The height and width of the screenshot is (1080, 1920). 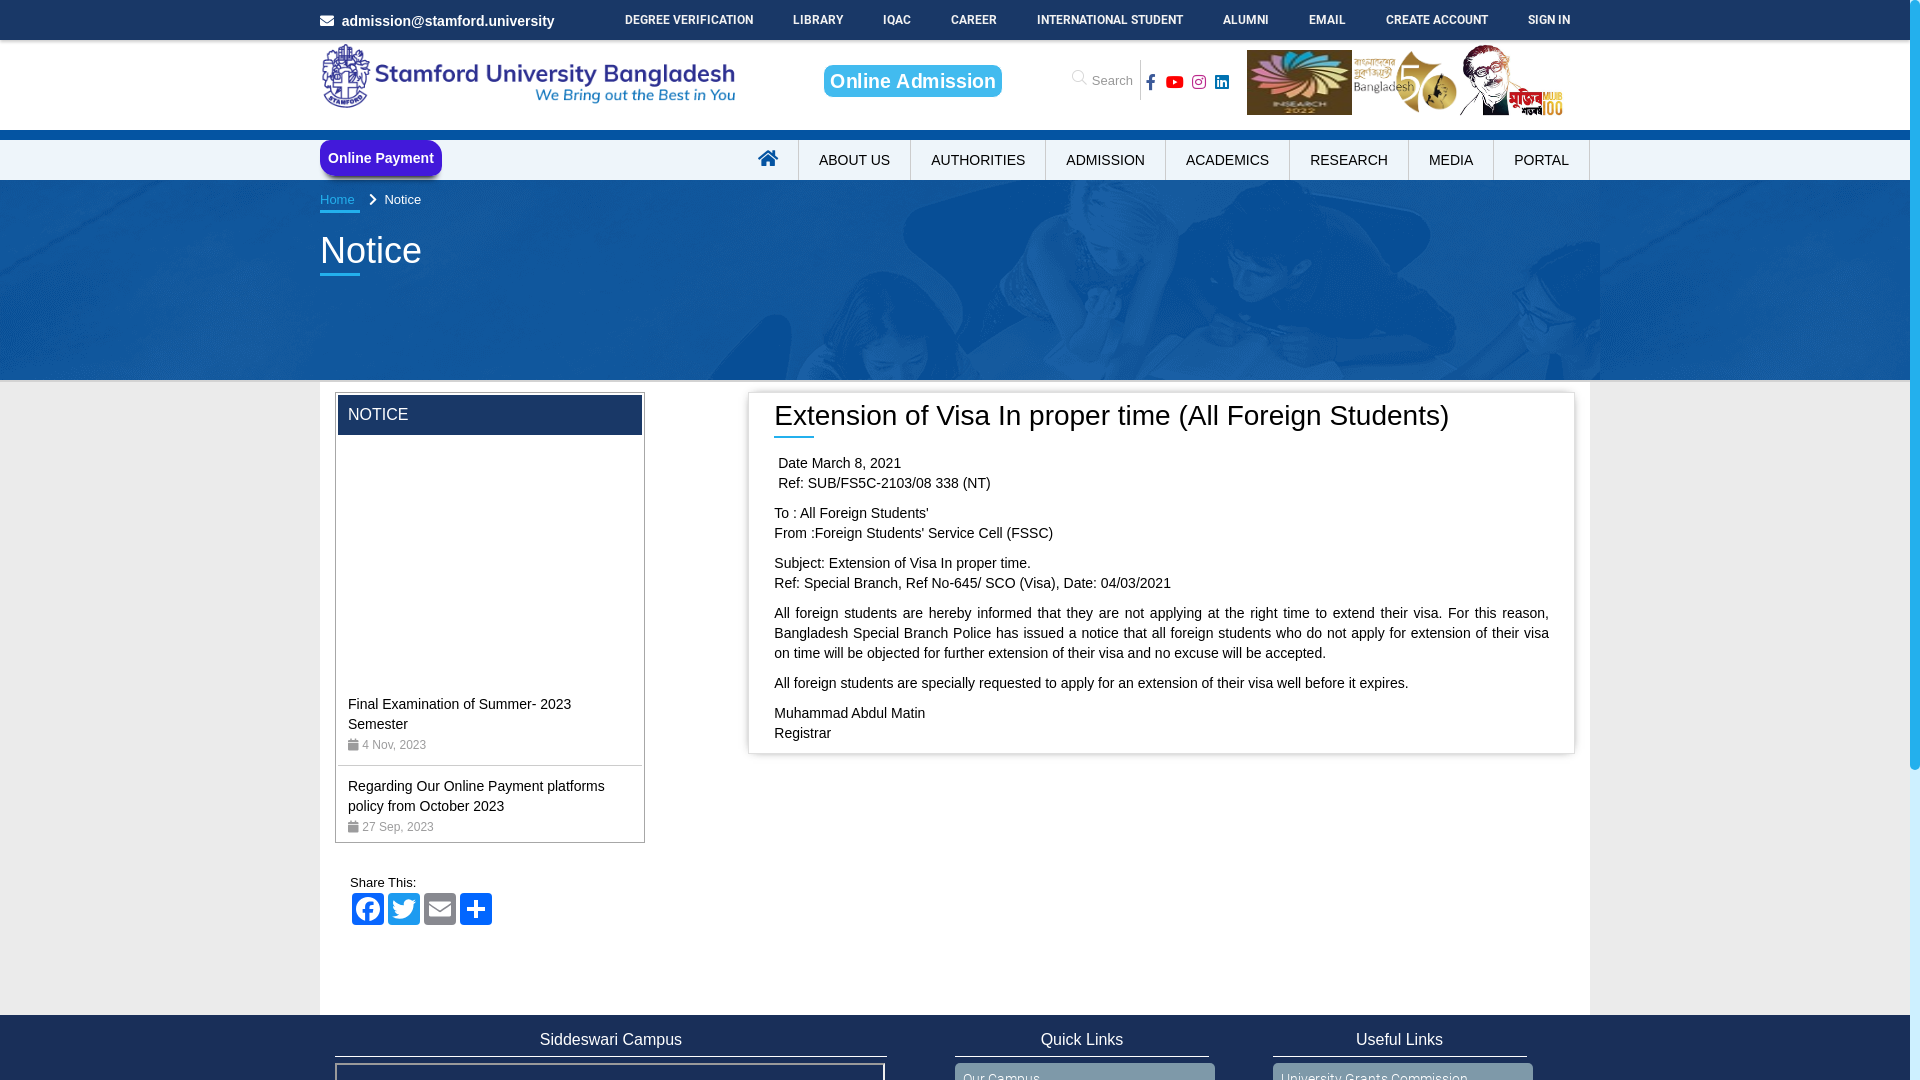 What do you see at coordinates (350, 909) in the screenshot?
I see `'Facebook'` at bounding box center [350, 909].